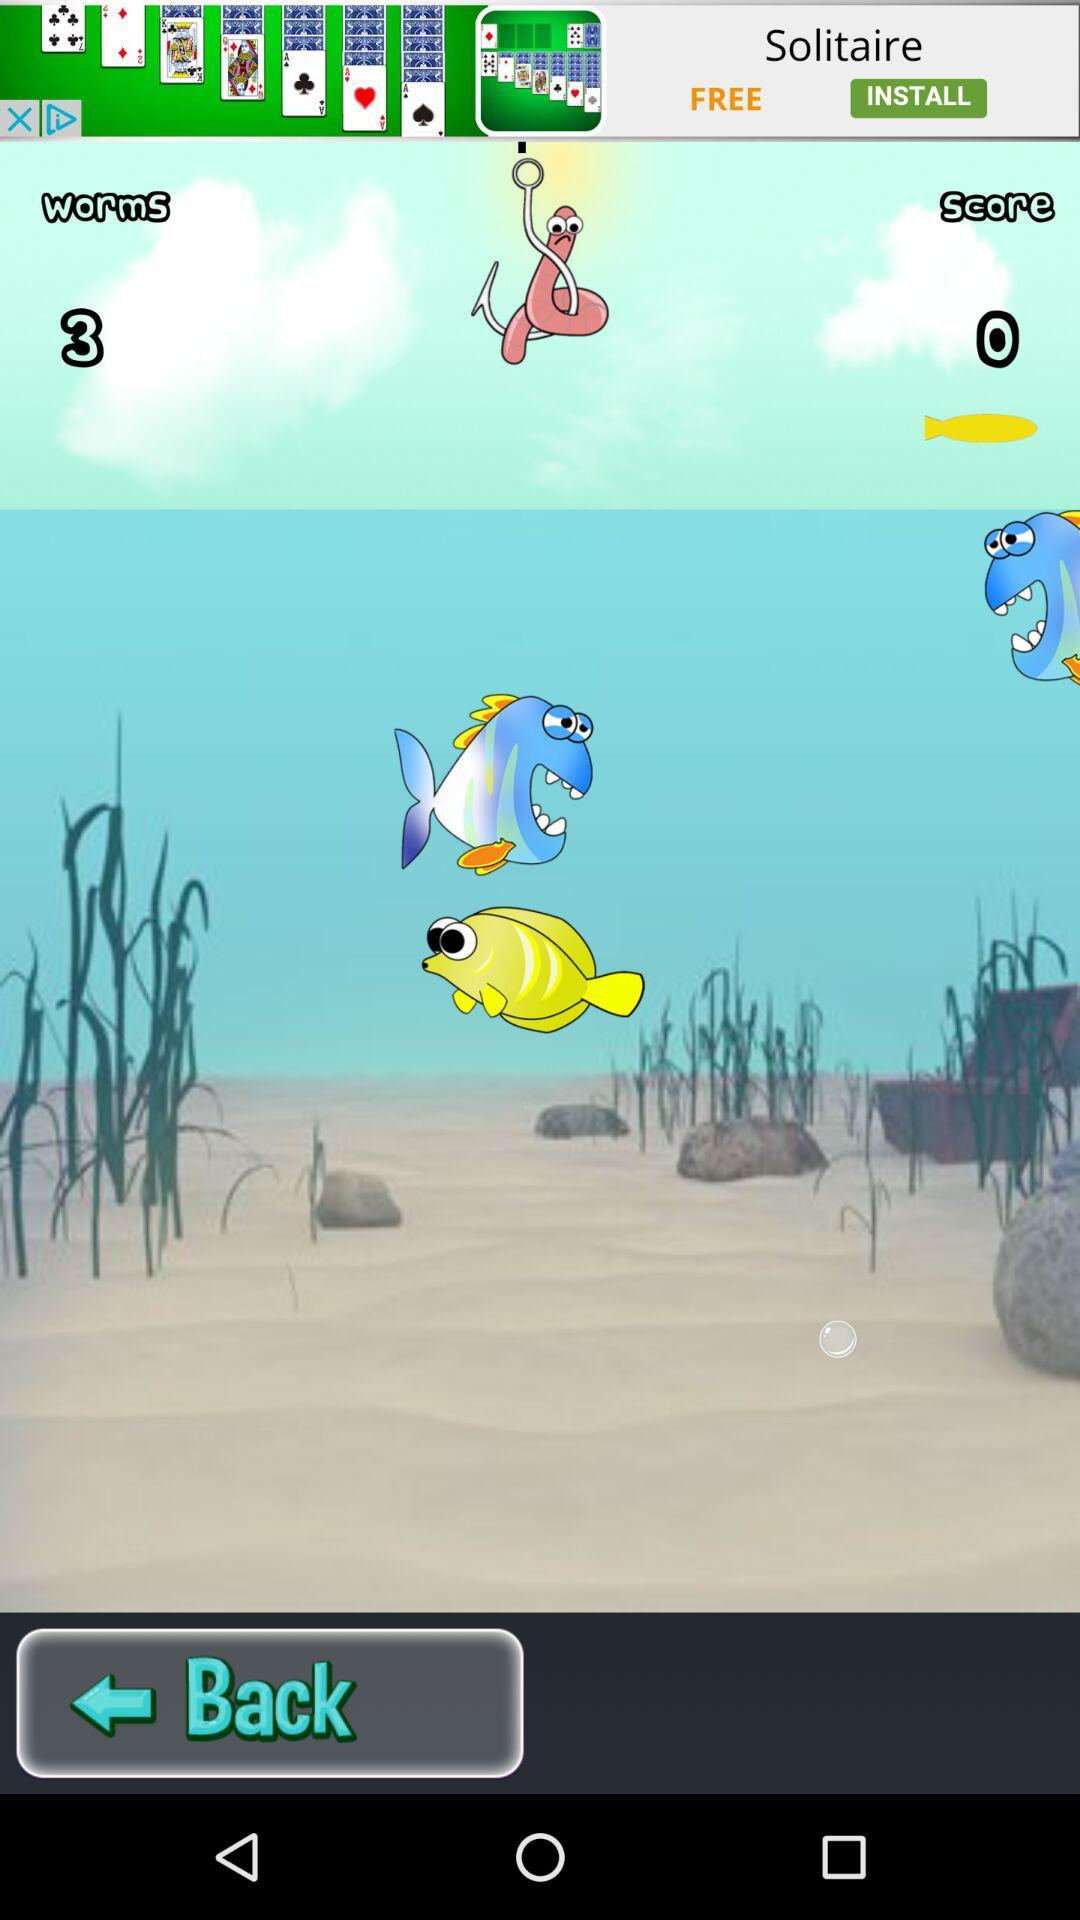 Image resolution: width=1080 pixels, height=1920 pixels. I want to click on previous page, so click(270, 1702).